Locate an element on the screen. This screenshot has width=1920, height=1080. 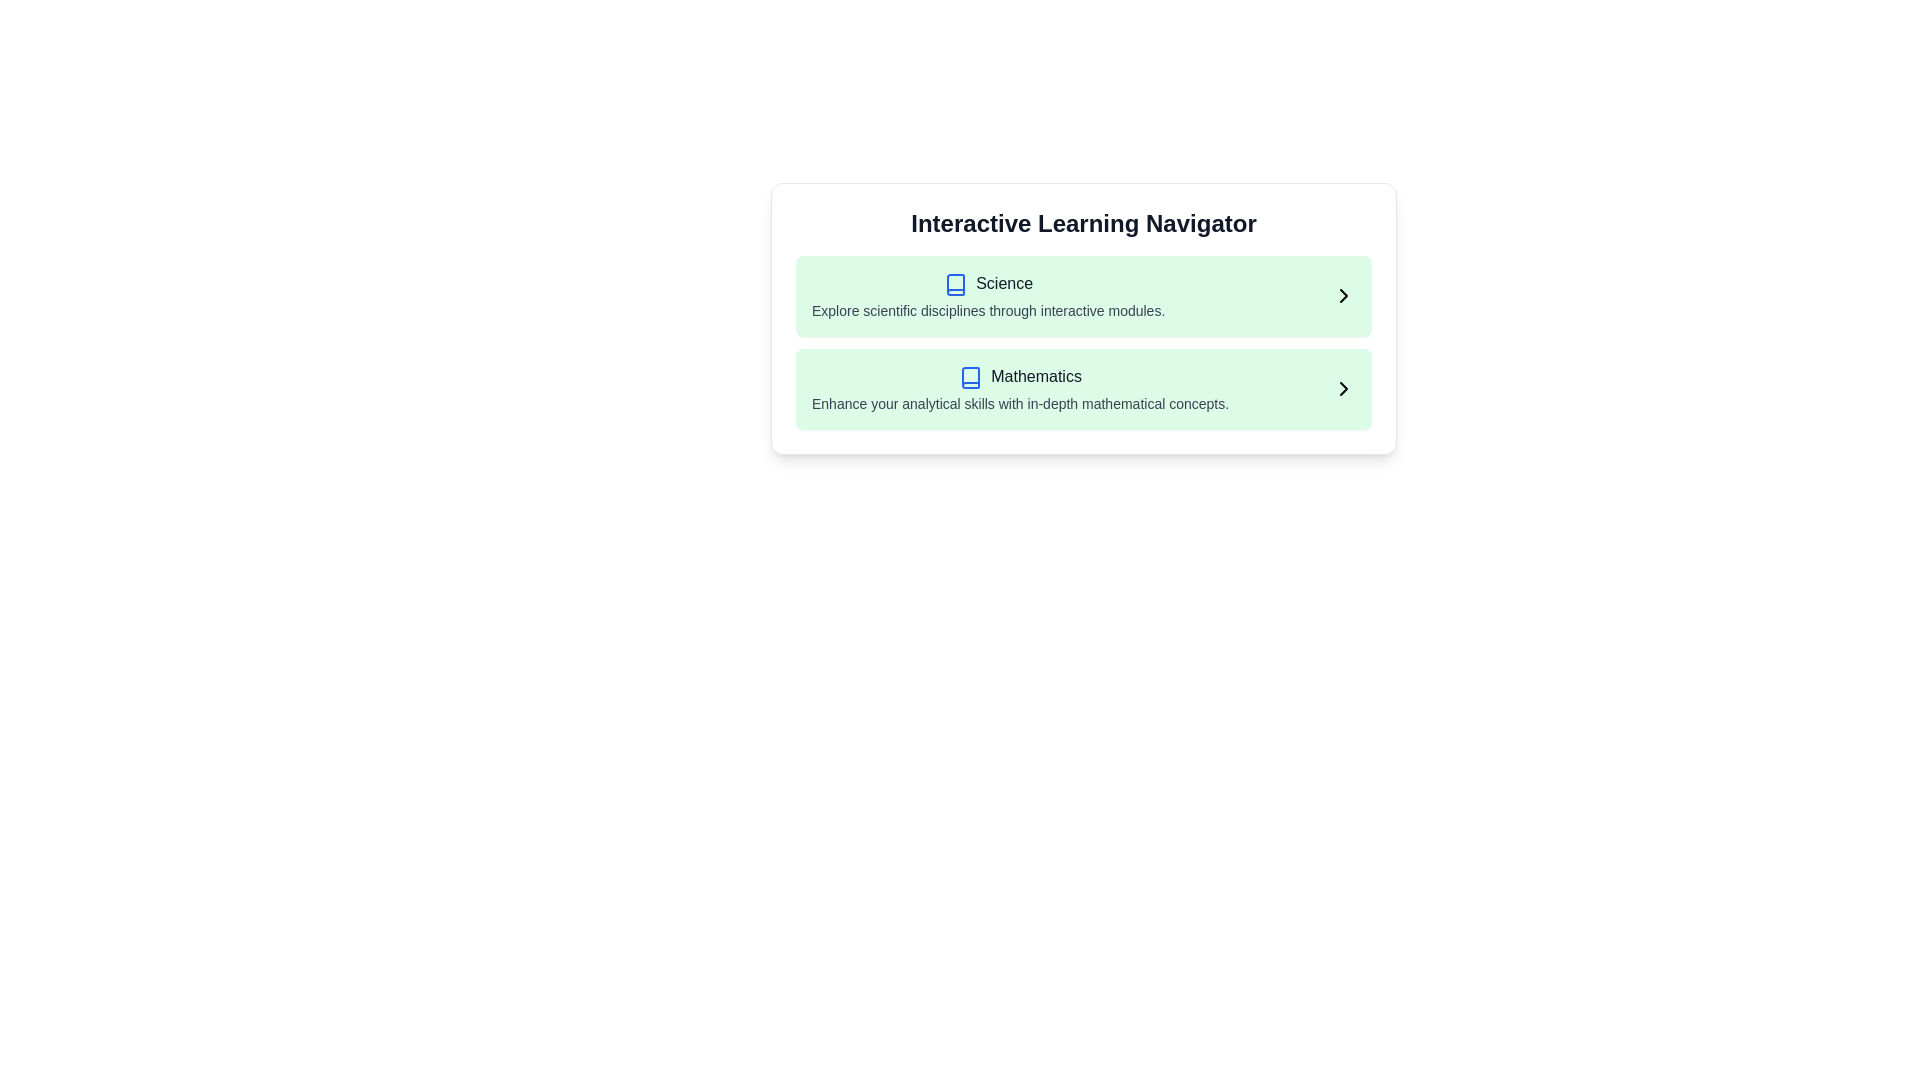
the 'Science' category icon located in the top green section of the navigator, positioned to the left of the text 'Science' is located at coordinates (955, 284).